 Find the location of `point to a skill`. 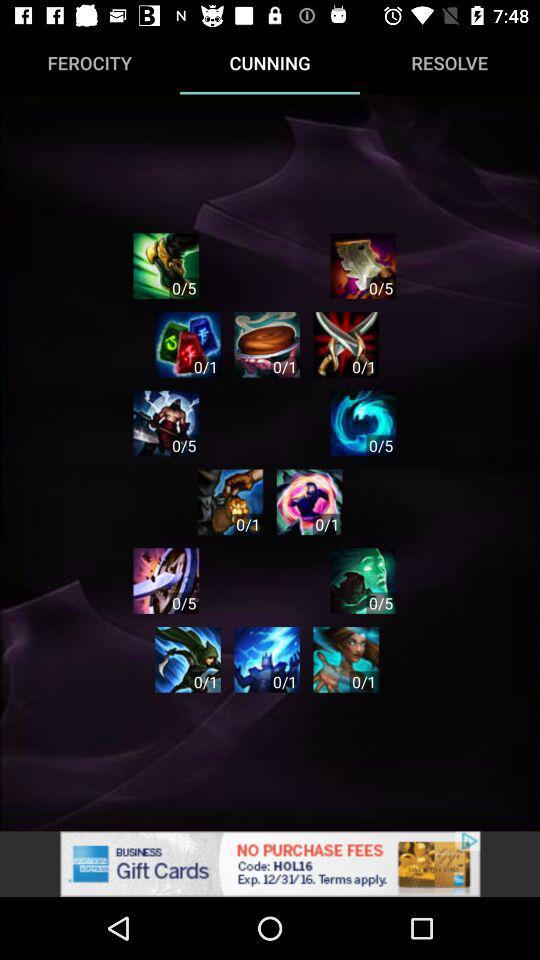

point to a skill is located at coordinates (165, 581).